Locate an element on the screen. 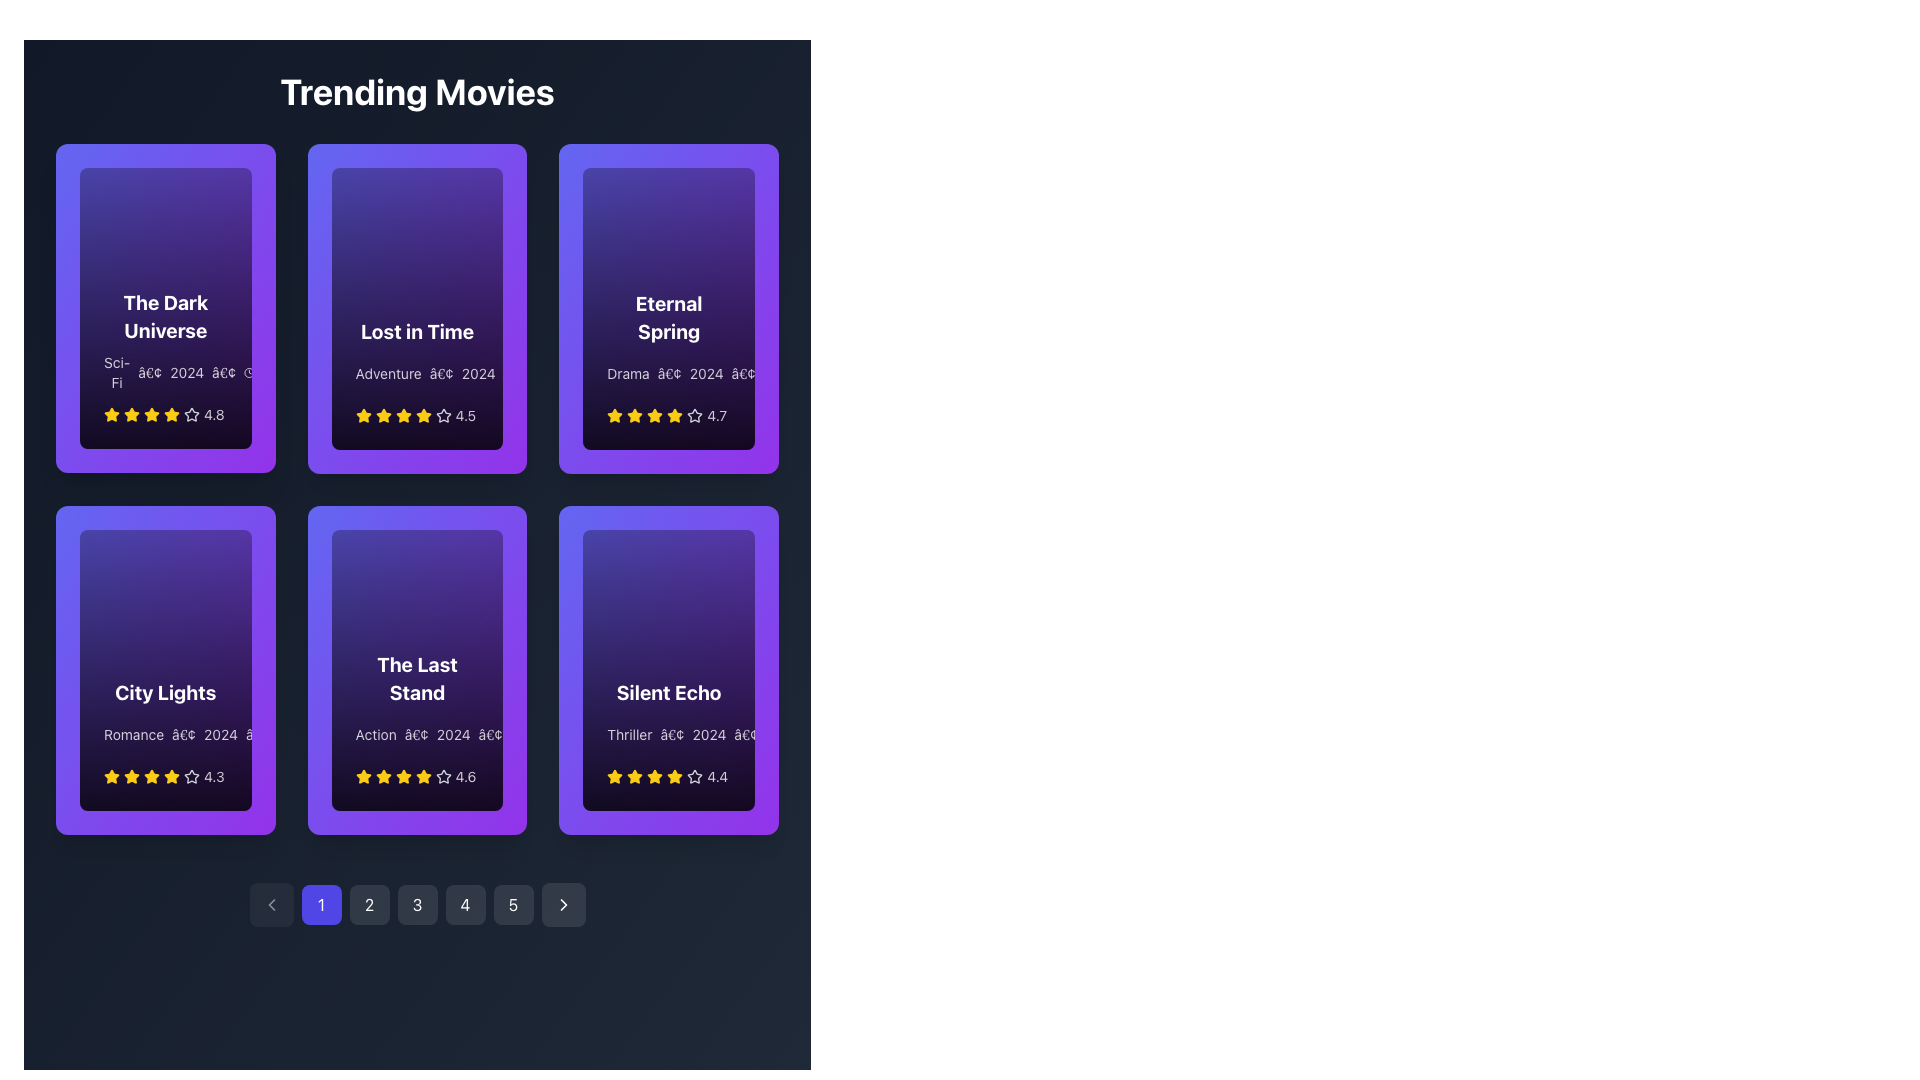 This screenshot has width=1920, height=1080. the clock icon located to the immediate left of the time label '2h 05m' in the 'Eternal Spring' card in the second row, third column of the grid is located at coordinates (768, 373).